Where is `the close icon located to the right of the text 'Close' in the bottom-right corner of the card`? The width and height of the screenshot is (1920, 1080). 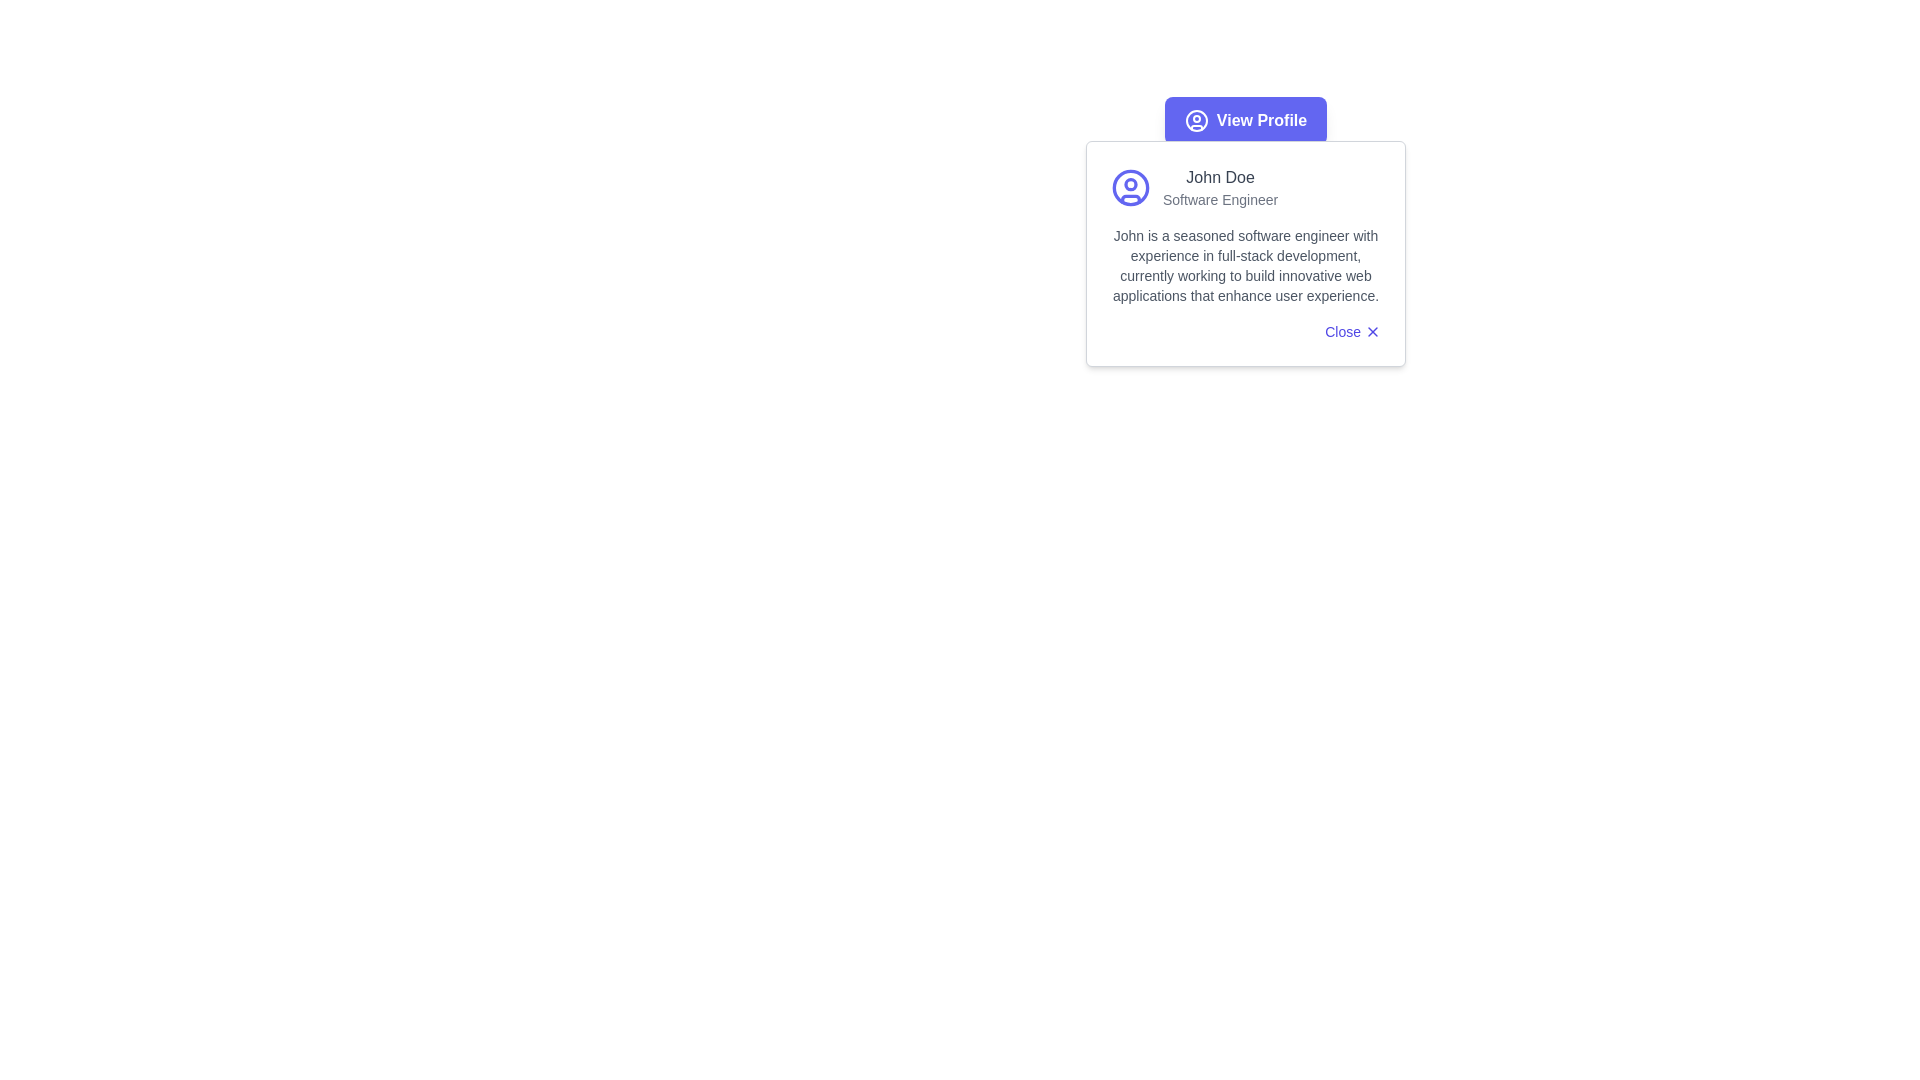 the close icon located to the right of the text 'Close' in the bottom-right corner of the card is located at coordinates (1371, 330).